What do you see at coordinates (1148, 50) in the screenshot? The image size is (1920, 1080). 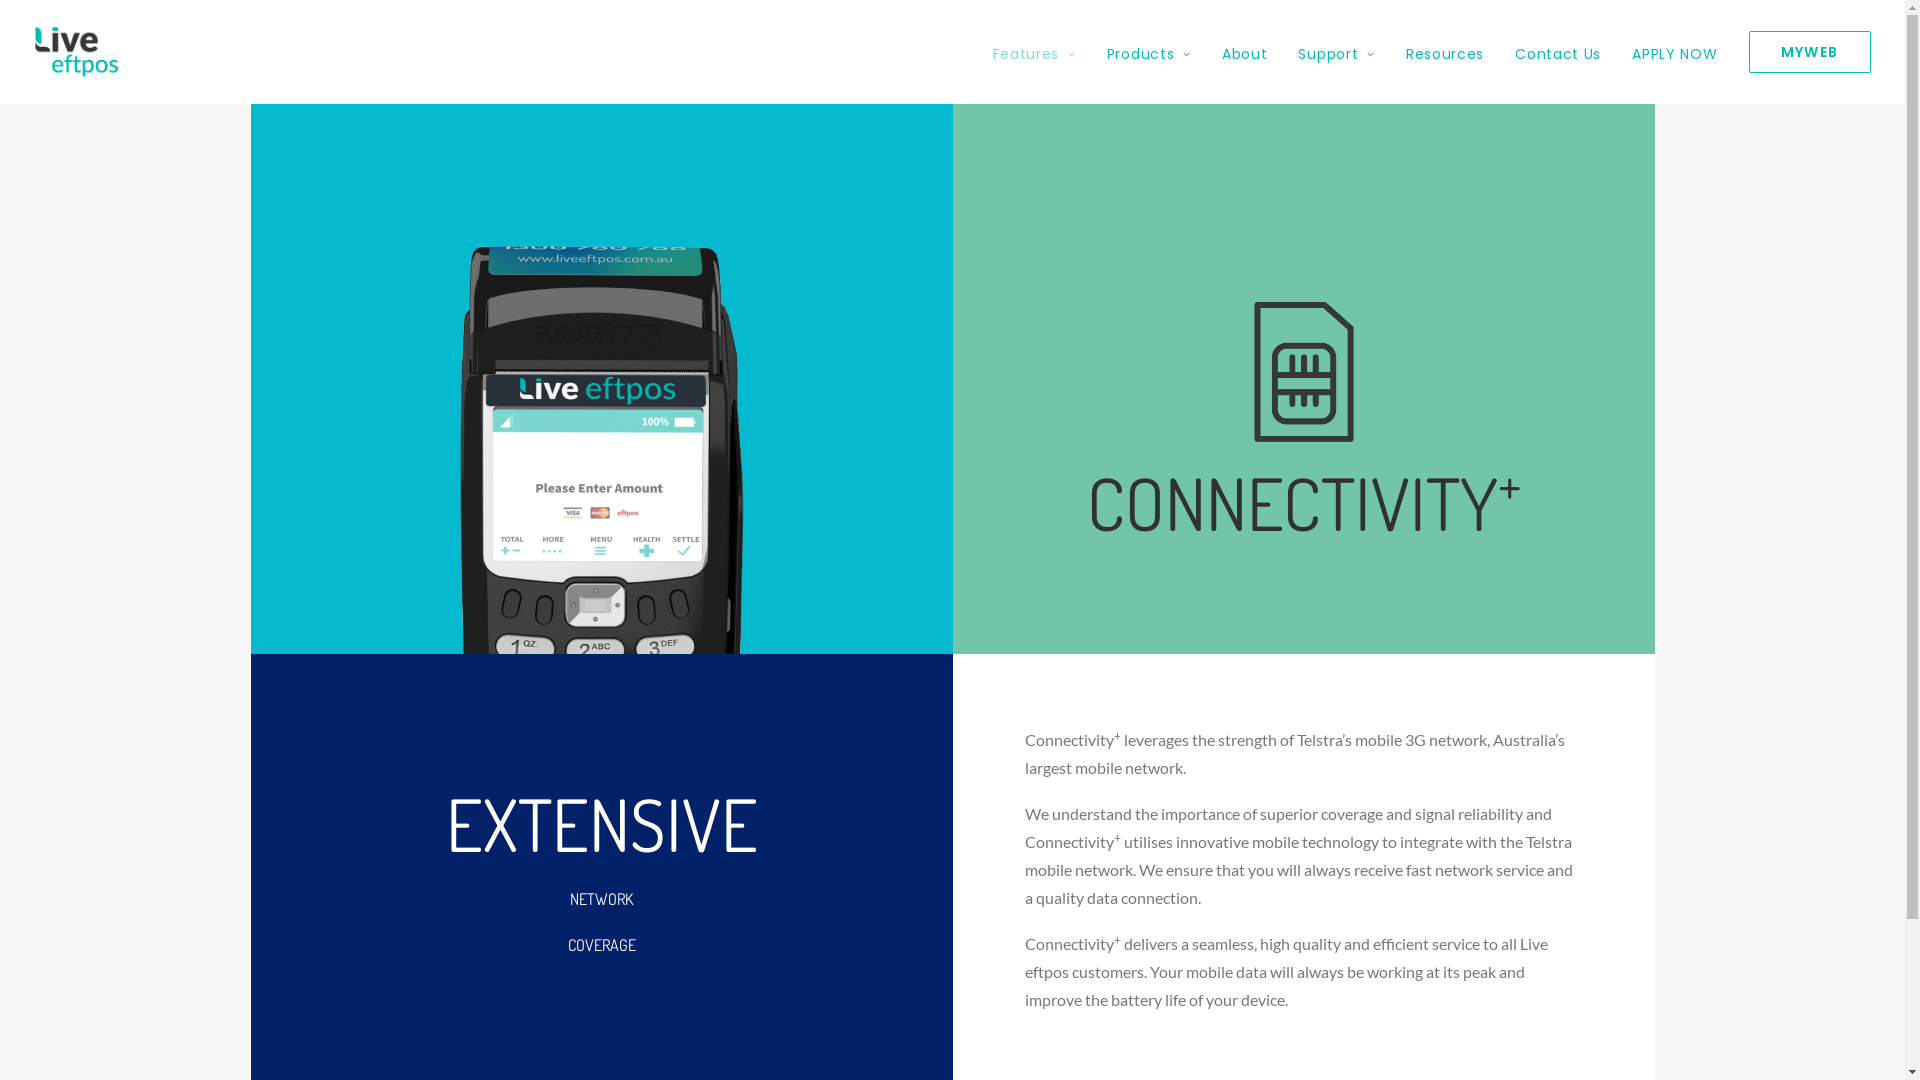 I see `'Products'` at bounding box center [1148, 50].